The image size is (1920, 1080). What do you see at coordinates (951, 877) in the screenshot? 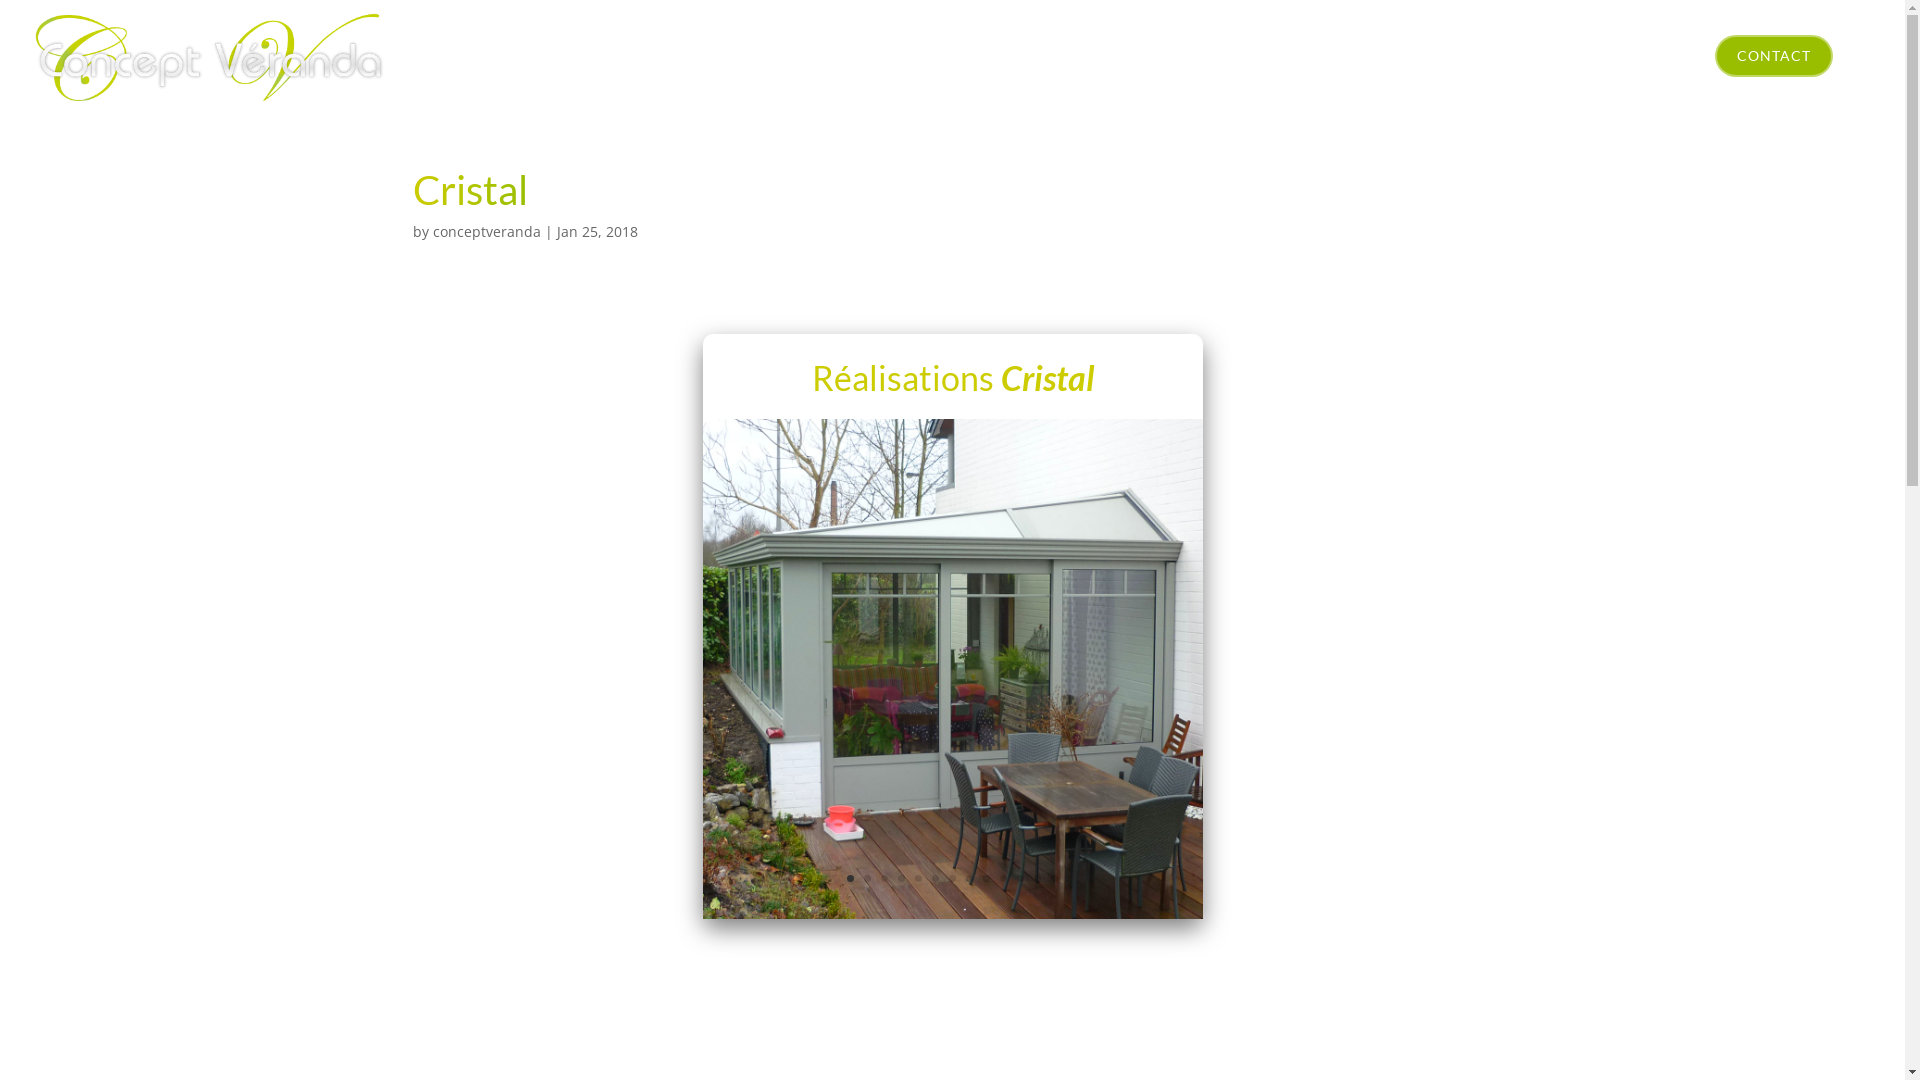
I see `'7'` at bounding box center [951, 877].